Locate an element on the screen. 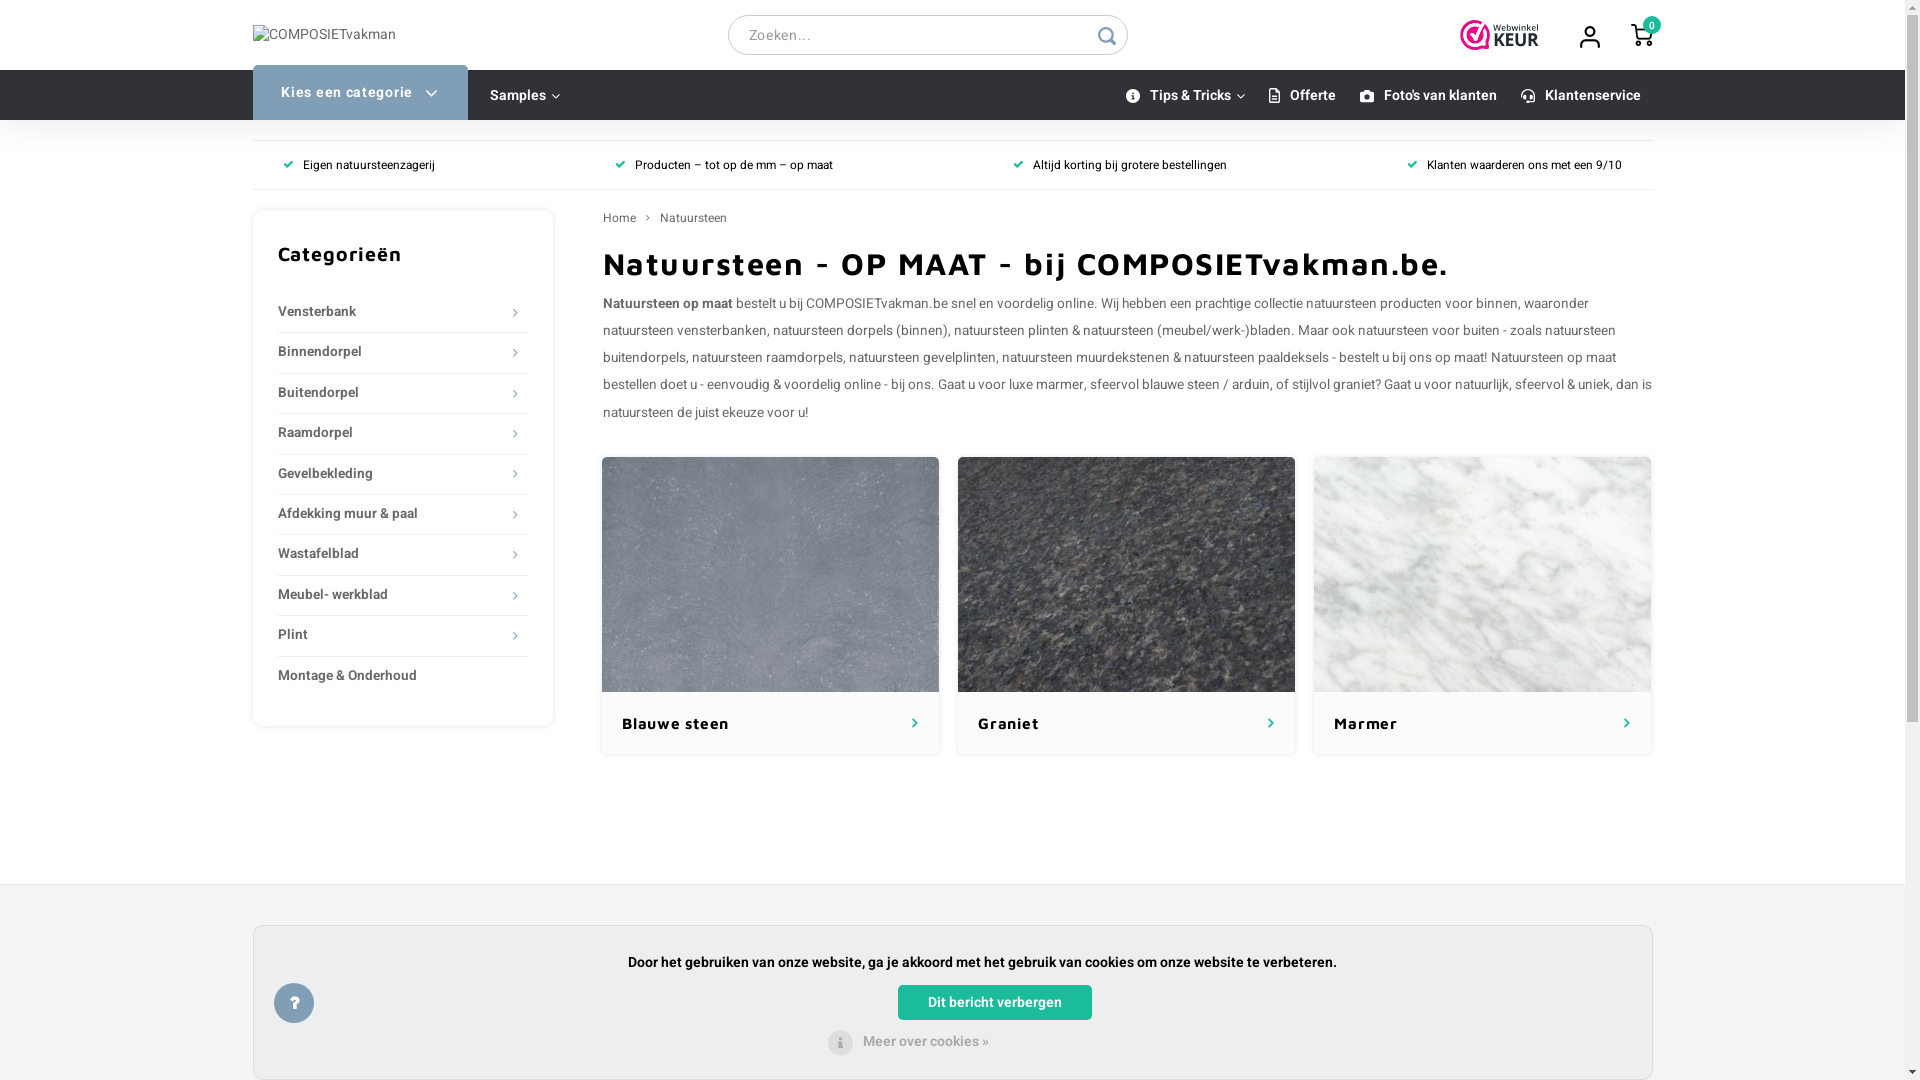 The height and width of the screenshot is (1080, 1920). 'Kies een categorie' is located at coordinates (359, 92).